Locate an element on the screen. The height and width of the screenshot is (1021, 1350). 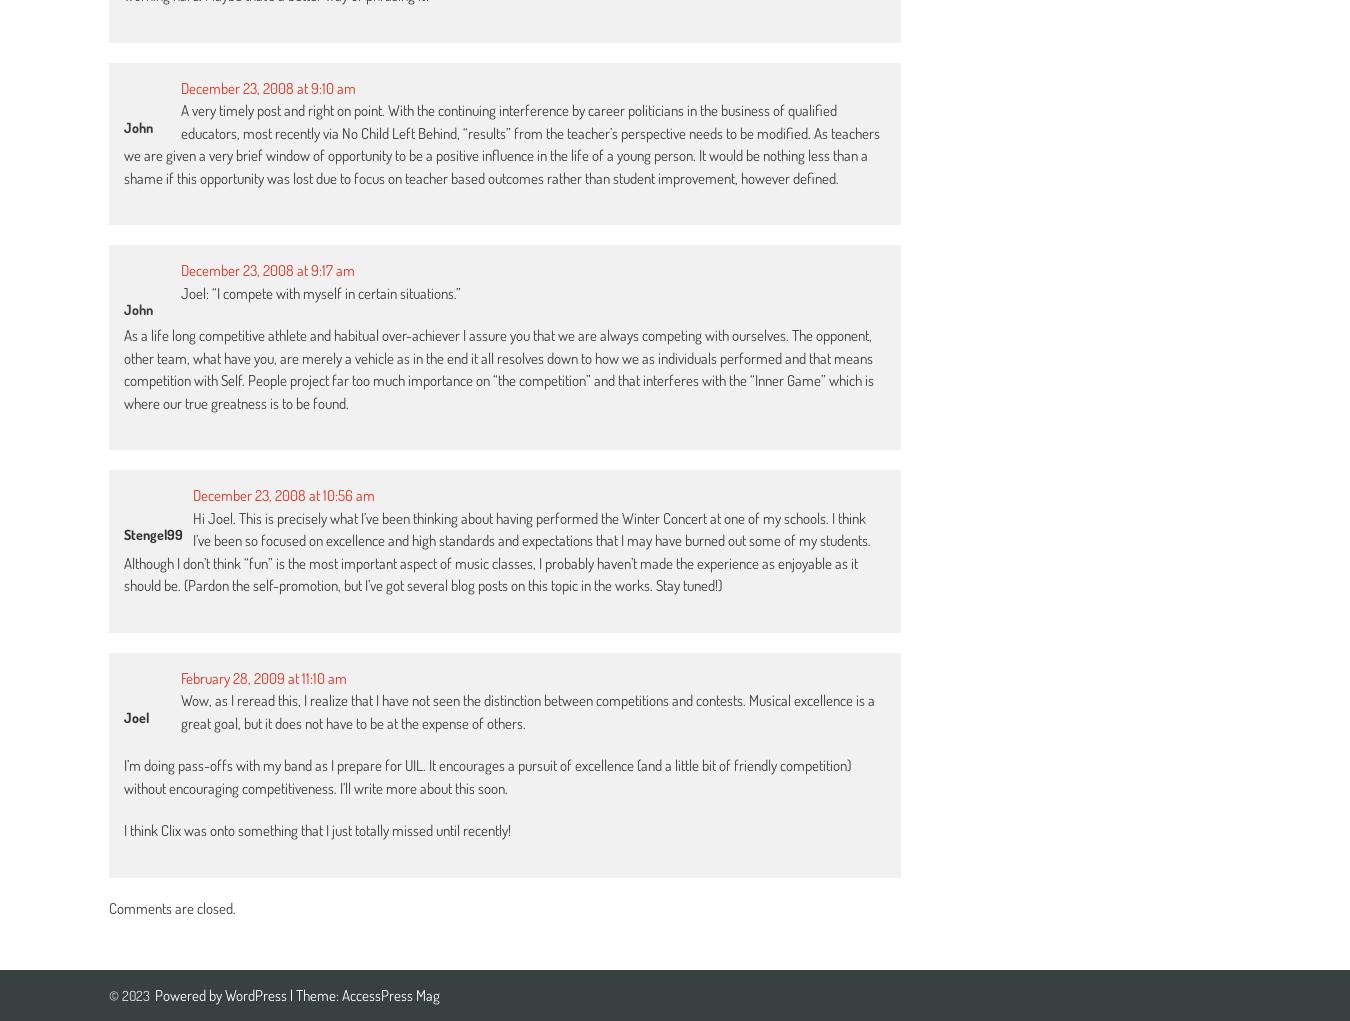
'AccessPress Mag' is located at coordinates (390, 995).